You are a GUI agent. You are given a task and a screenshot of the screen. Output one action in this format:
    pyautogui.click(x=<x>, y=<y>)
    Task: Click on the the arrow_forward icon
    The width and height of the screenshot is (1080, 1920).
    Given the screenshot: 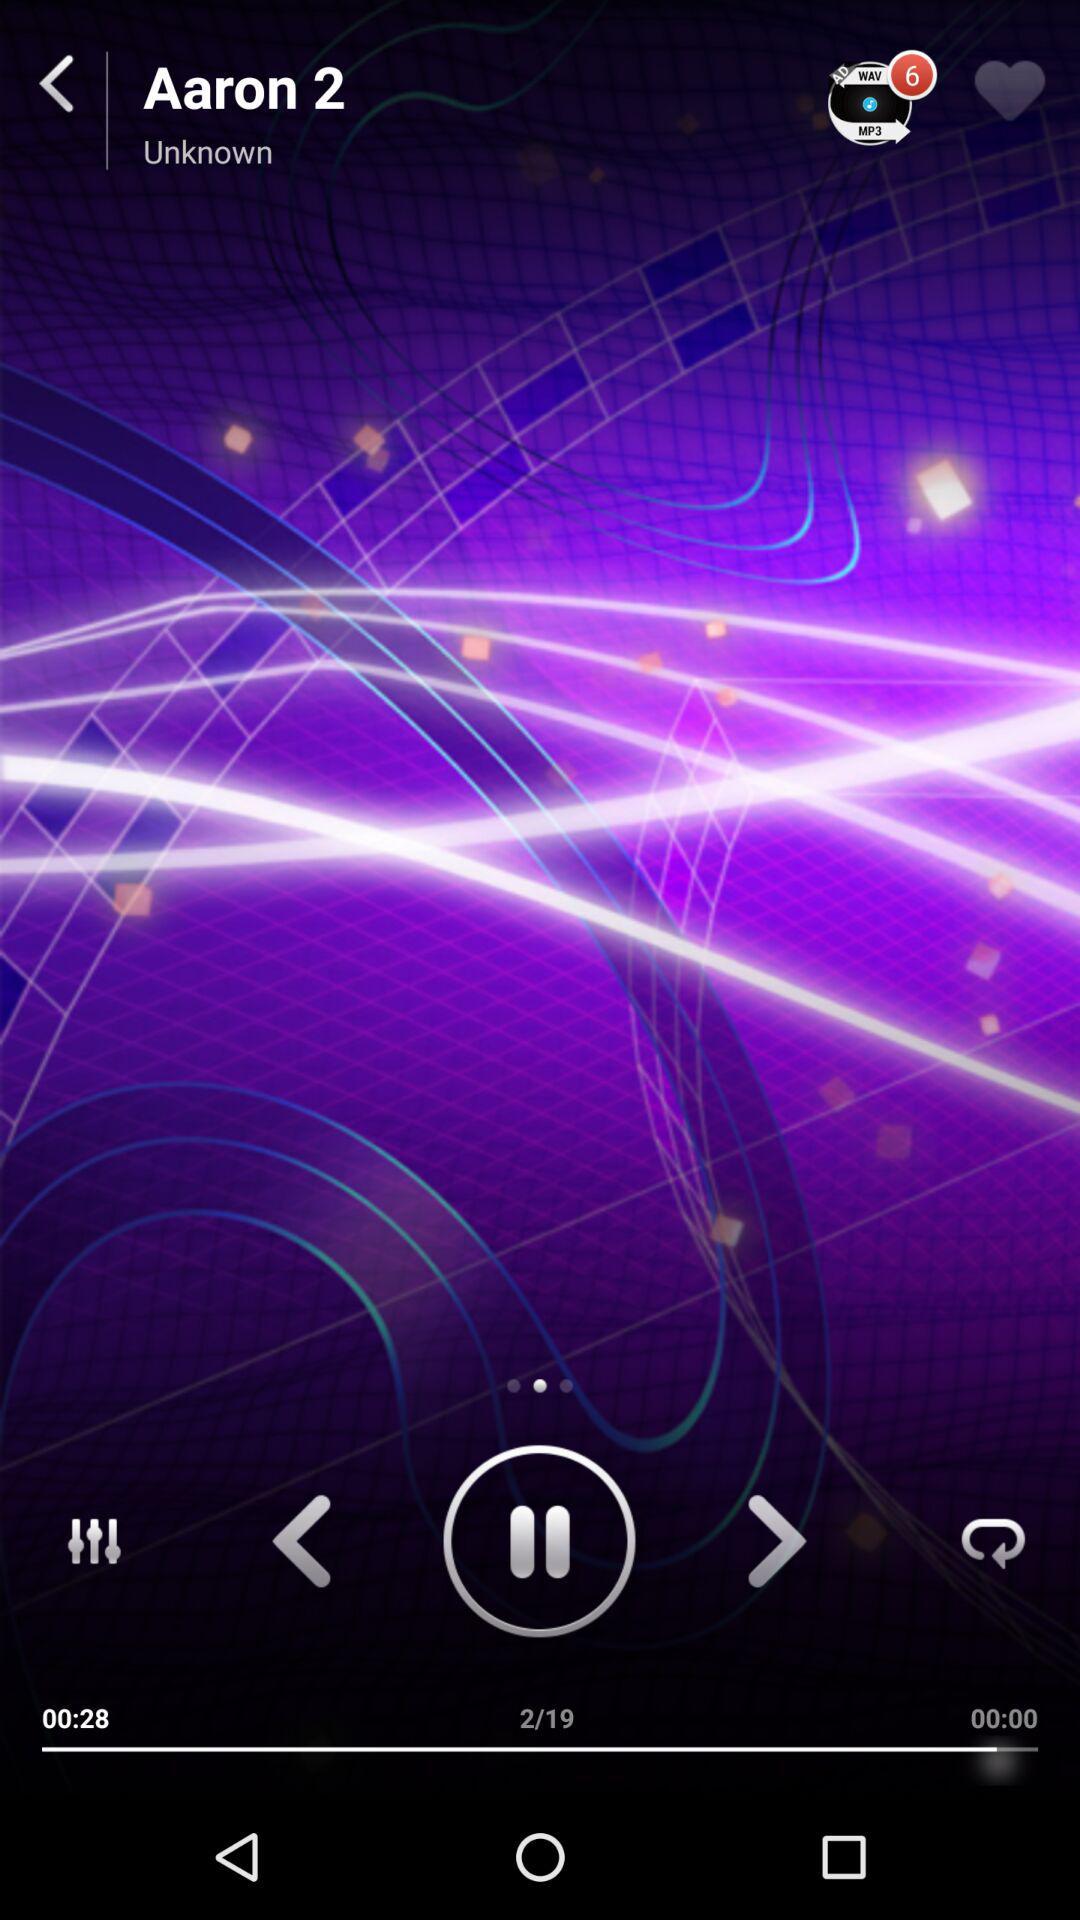 What is the action you would take?
    pyautogui.click(x=777, y=1655)
    